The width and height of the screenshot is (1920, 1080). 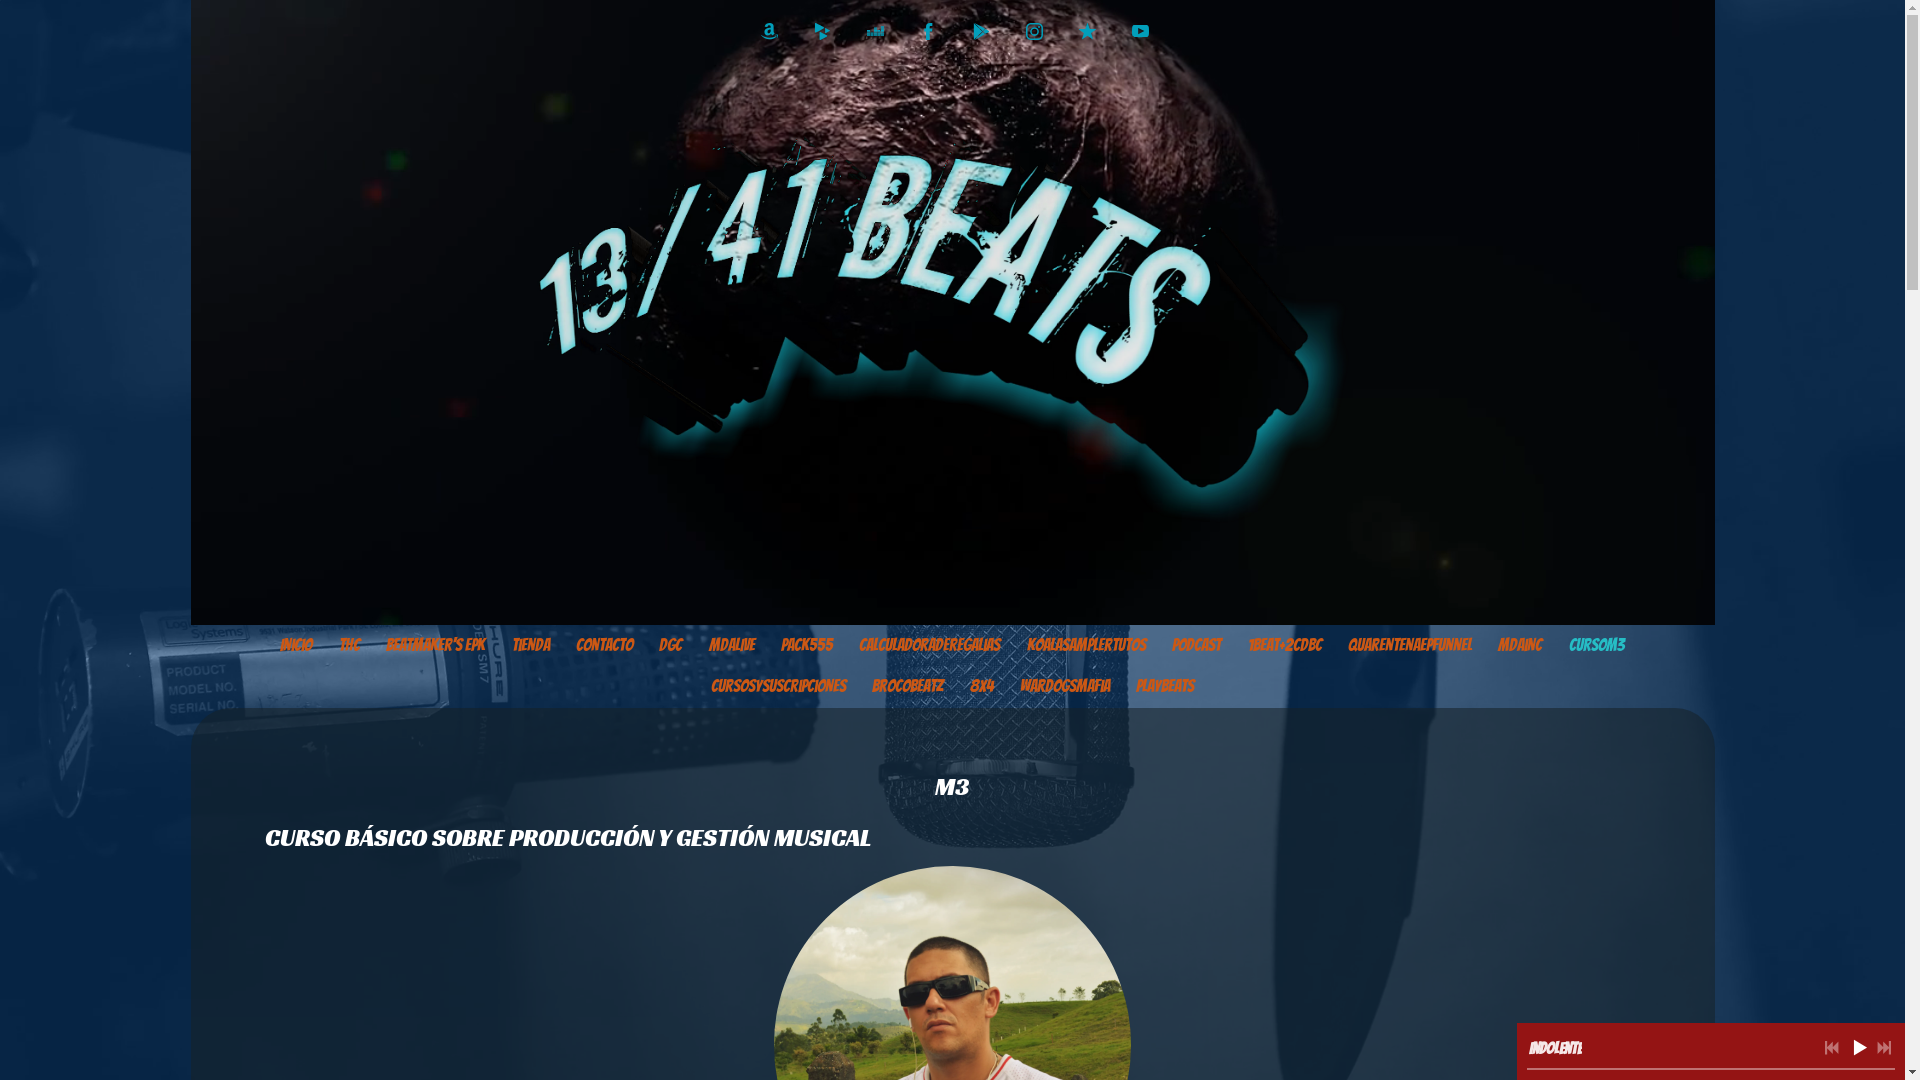 I want to click on 'QuarentenaEPfunnel', so click(x=1334, y=645).